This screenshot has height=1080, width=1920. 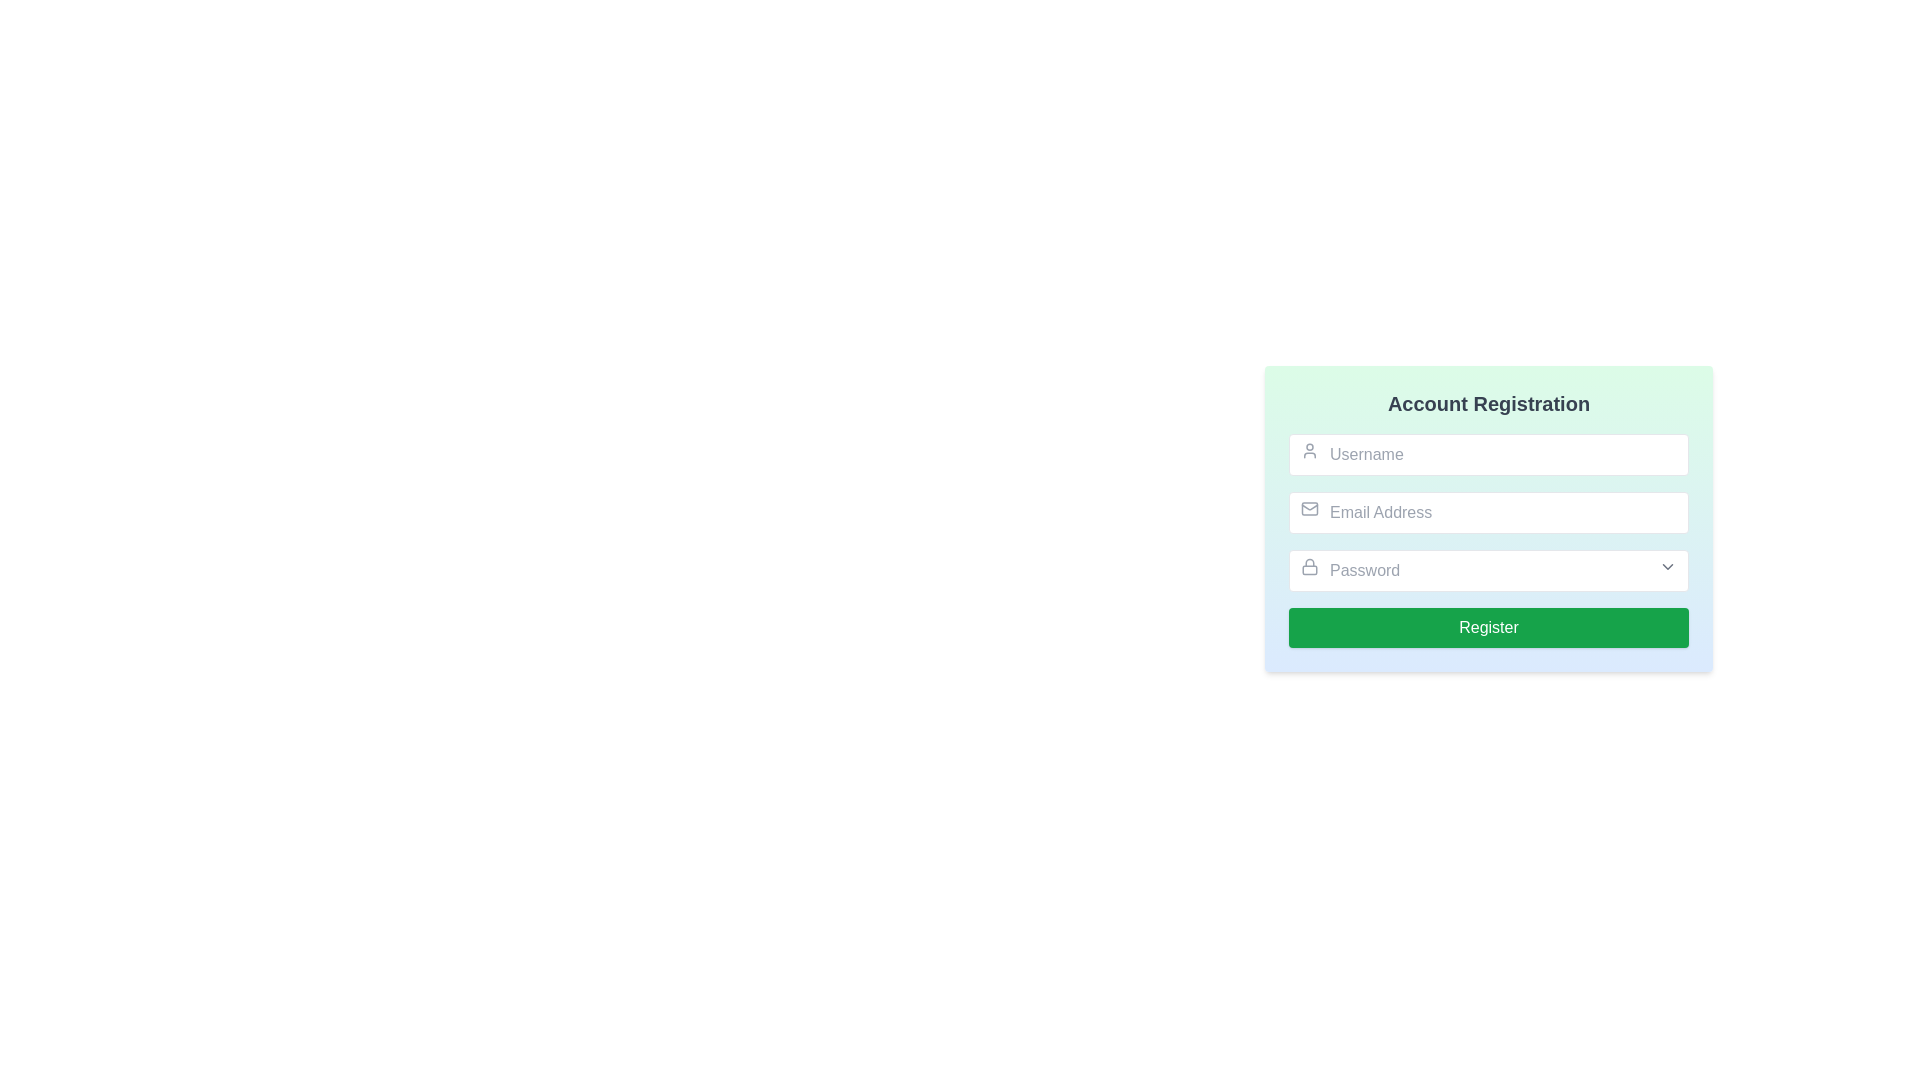 What do you see at coordinates (1488, 627) in the screenshot?
I see `the 'Register' button with a green background and white text` at bounding box center [1488, 627].